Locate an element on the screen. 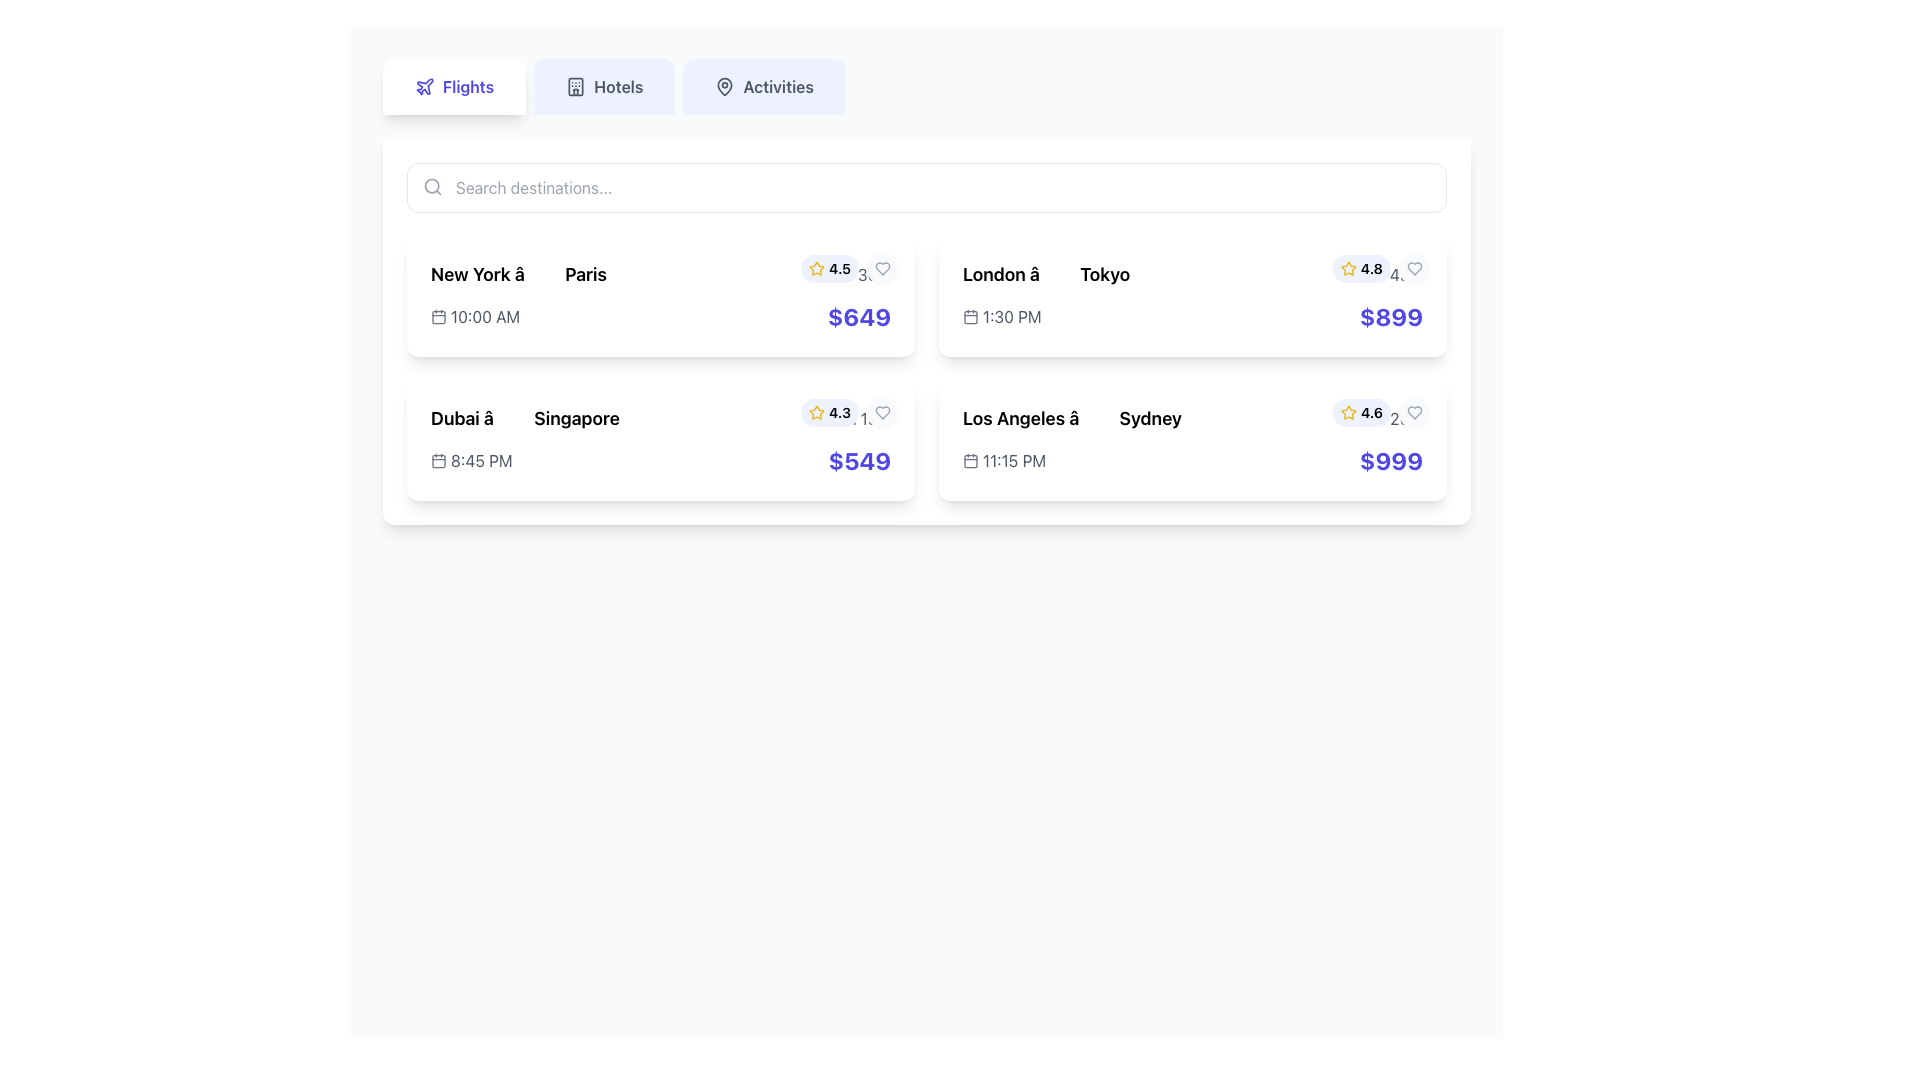 The image size is (1920, 1080). the 'Flights' navigation icon located at the top-left corner of the interface is located at coordinates (424, 85).